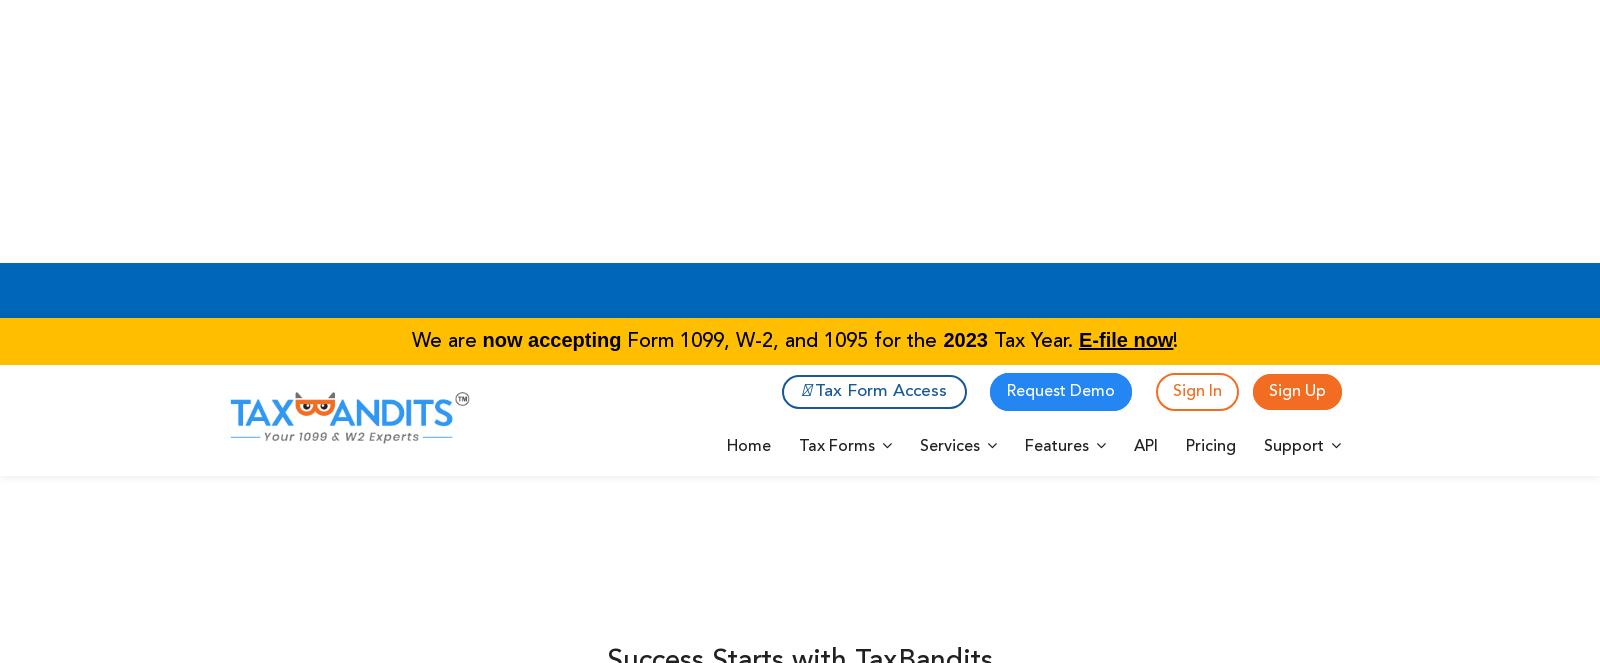 The width and height of the screenshot is (1600, 663). I want to click on 'Sign Up', so click(1267, 72).